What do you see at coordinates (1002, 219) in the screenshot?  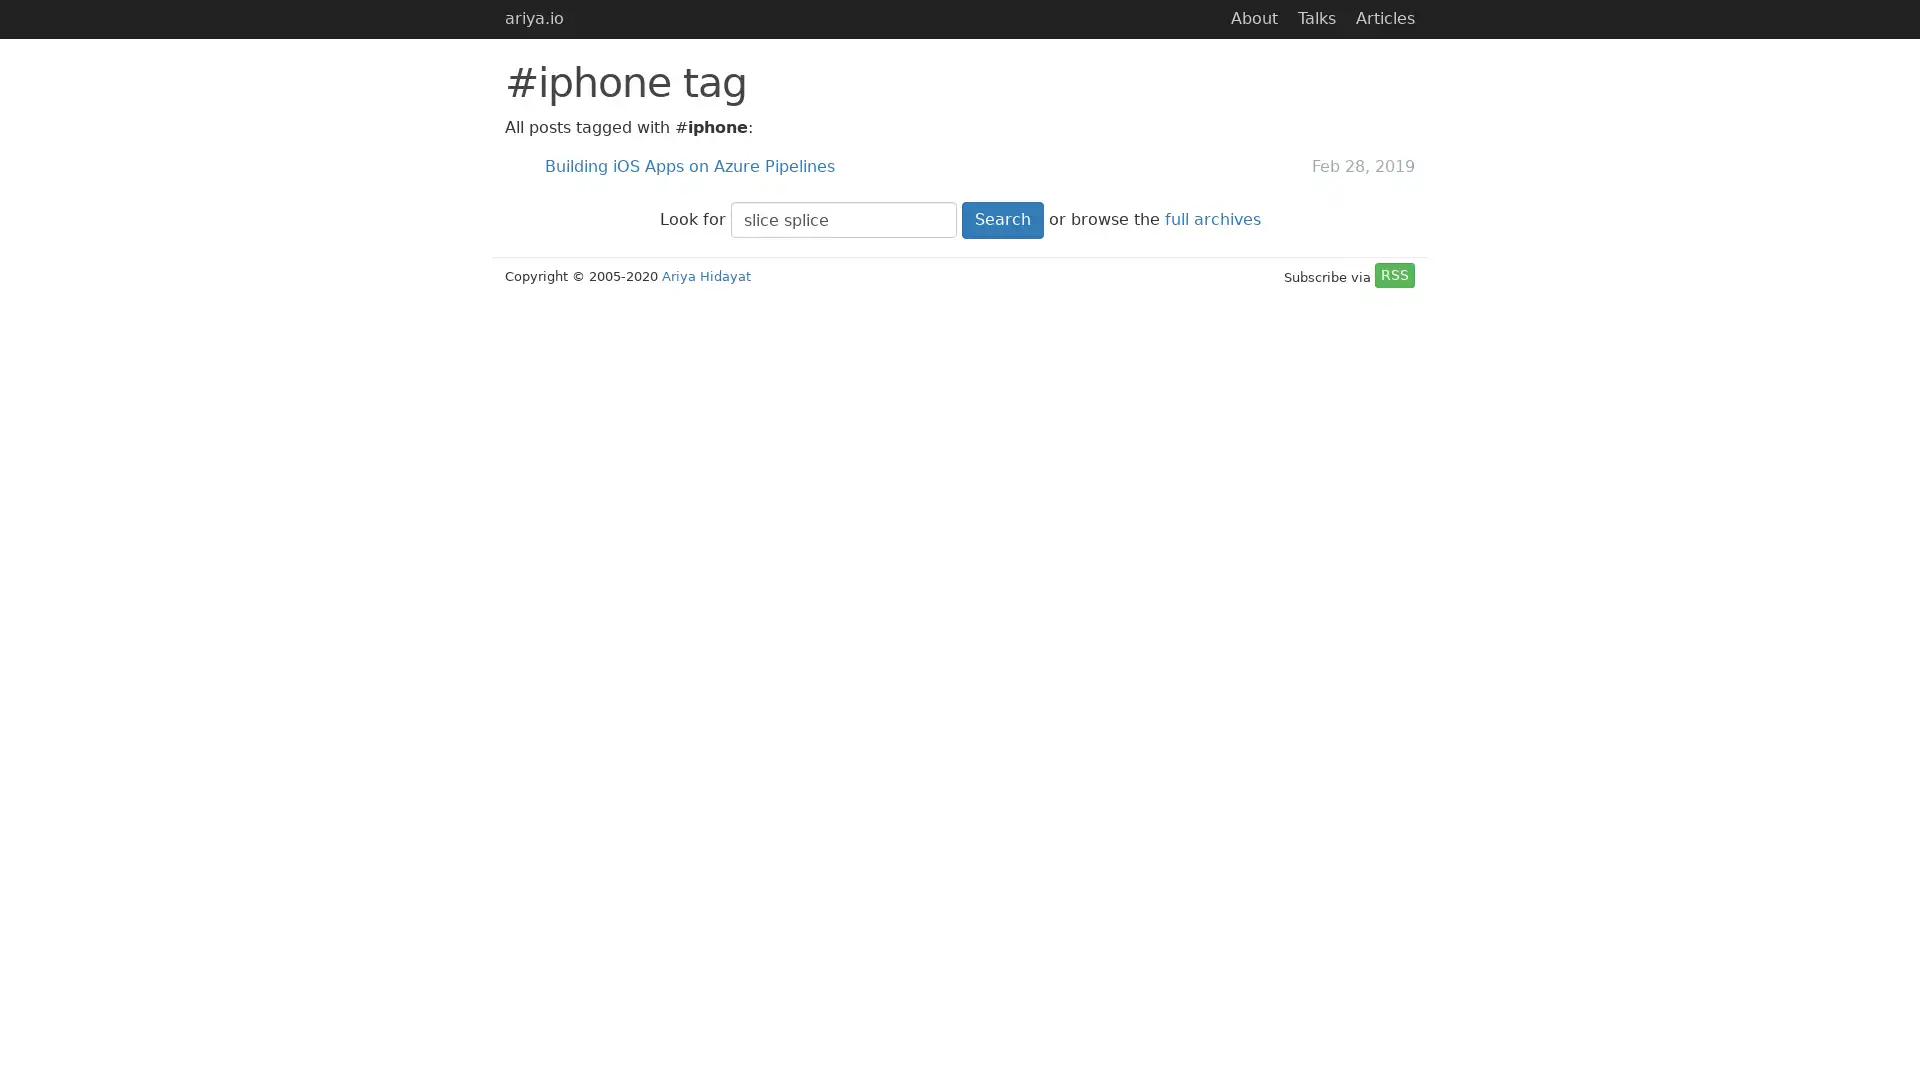 I see `Search` at bounding box center [1002, 219].